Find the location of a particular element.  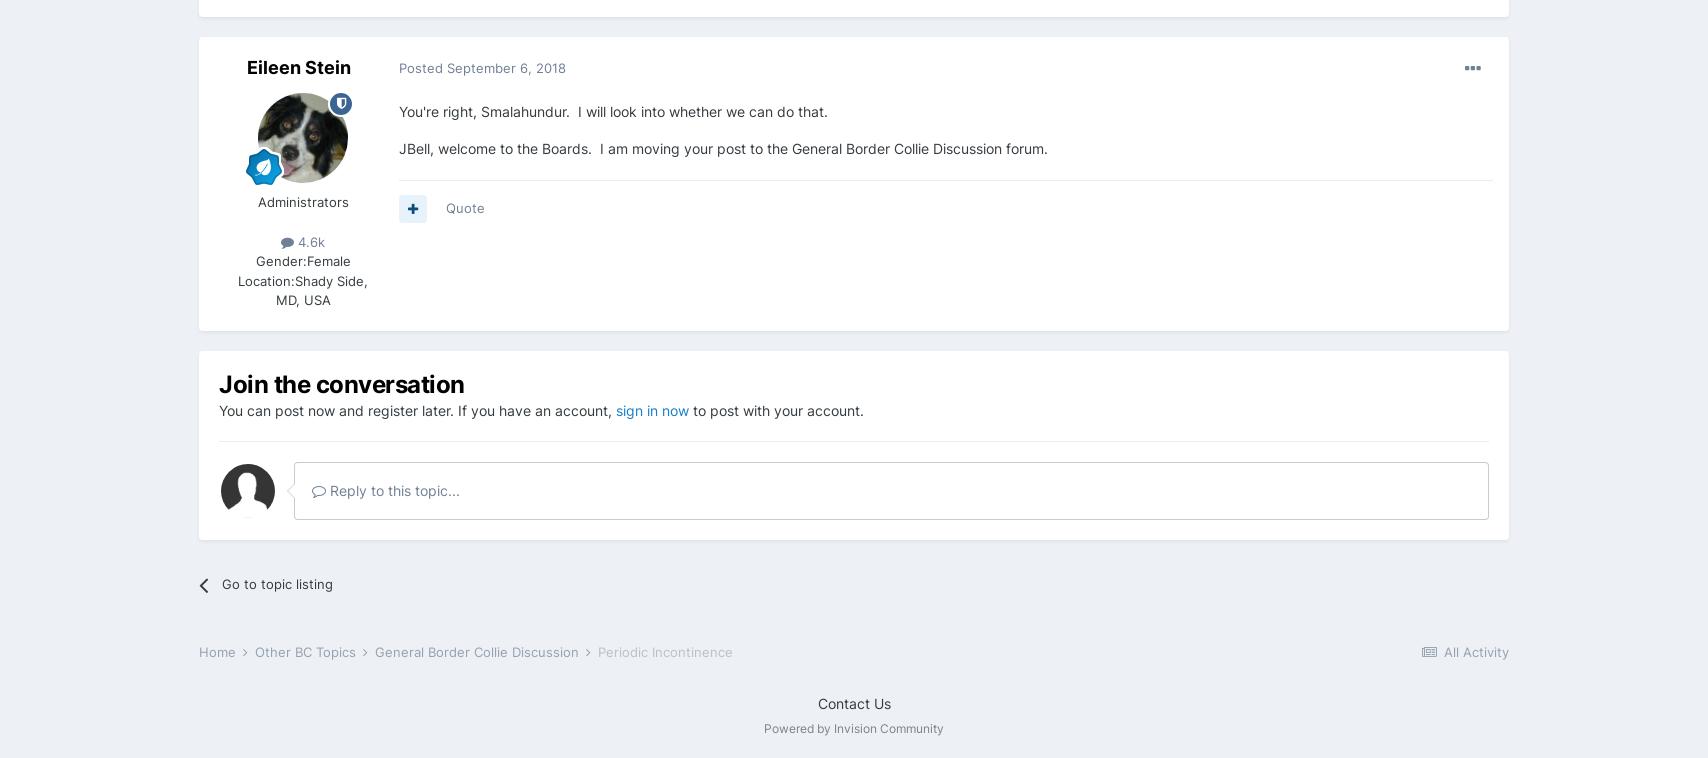

'JBell, welcome to the Boards.  I am moving your post to the General Border Collie Discussion forum.' is located at coordinates (723, 146).